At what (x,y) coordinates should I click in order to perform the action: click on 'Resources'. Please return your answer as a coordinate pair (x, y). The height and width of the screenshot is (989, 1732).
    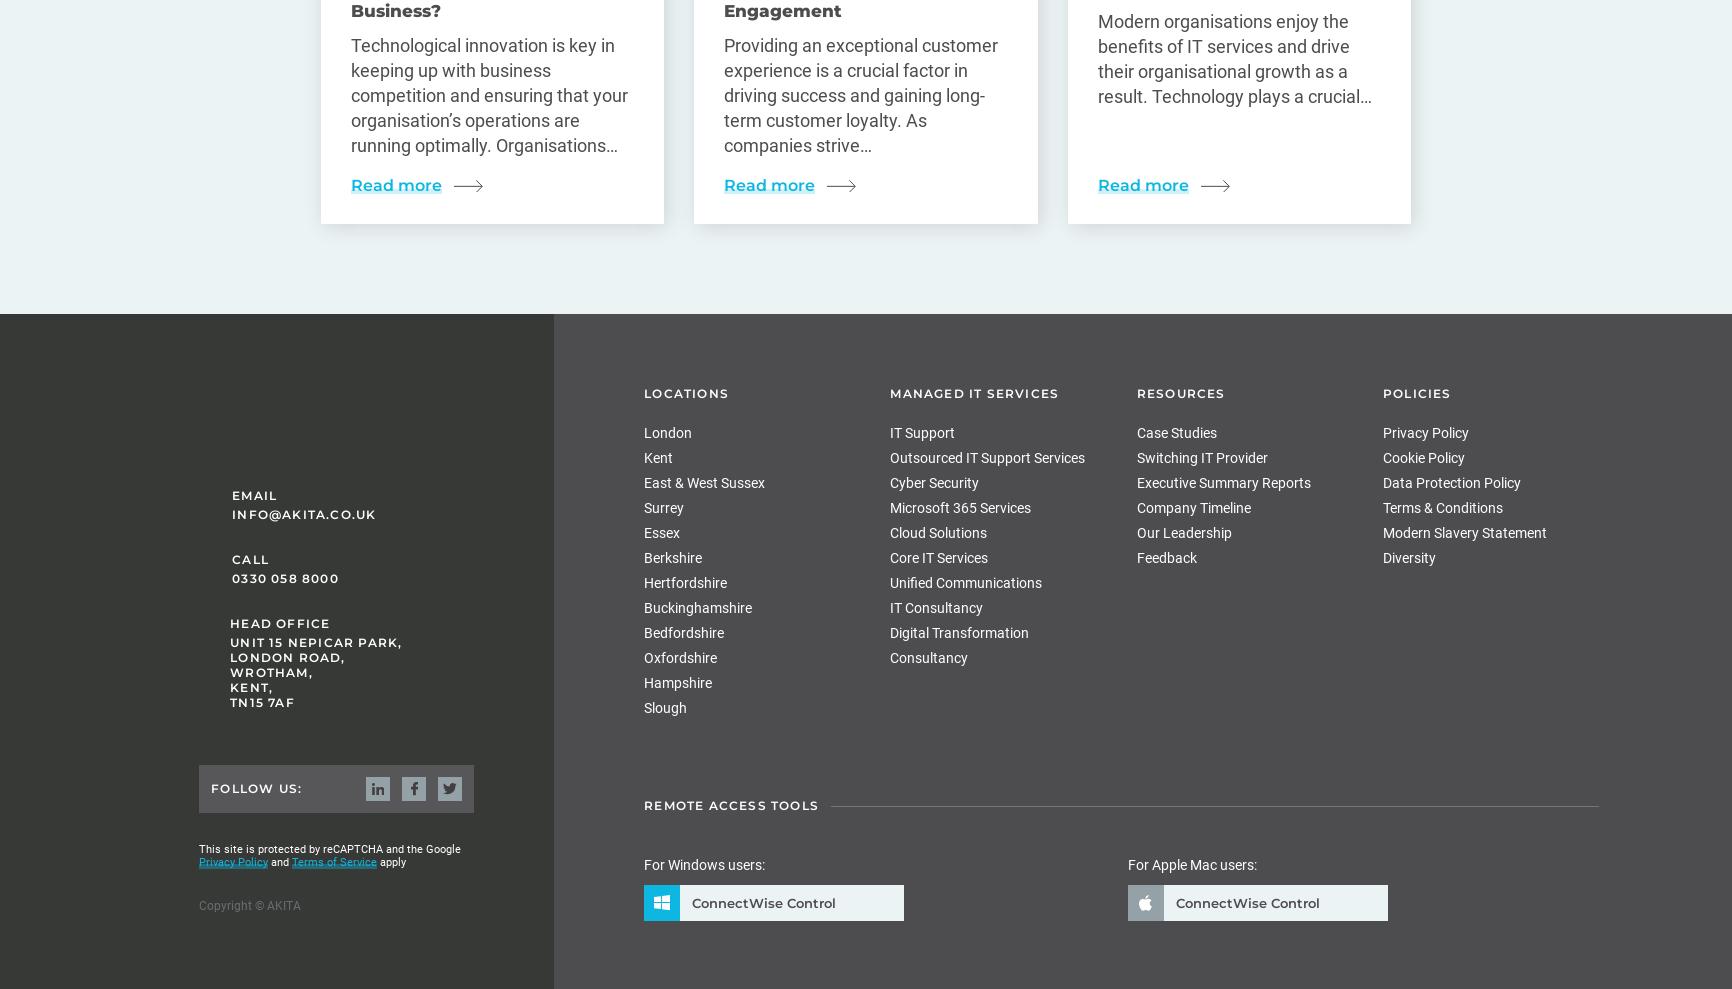
    Looking at the image, I should click on (1179, 393).